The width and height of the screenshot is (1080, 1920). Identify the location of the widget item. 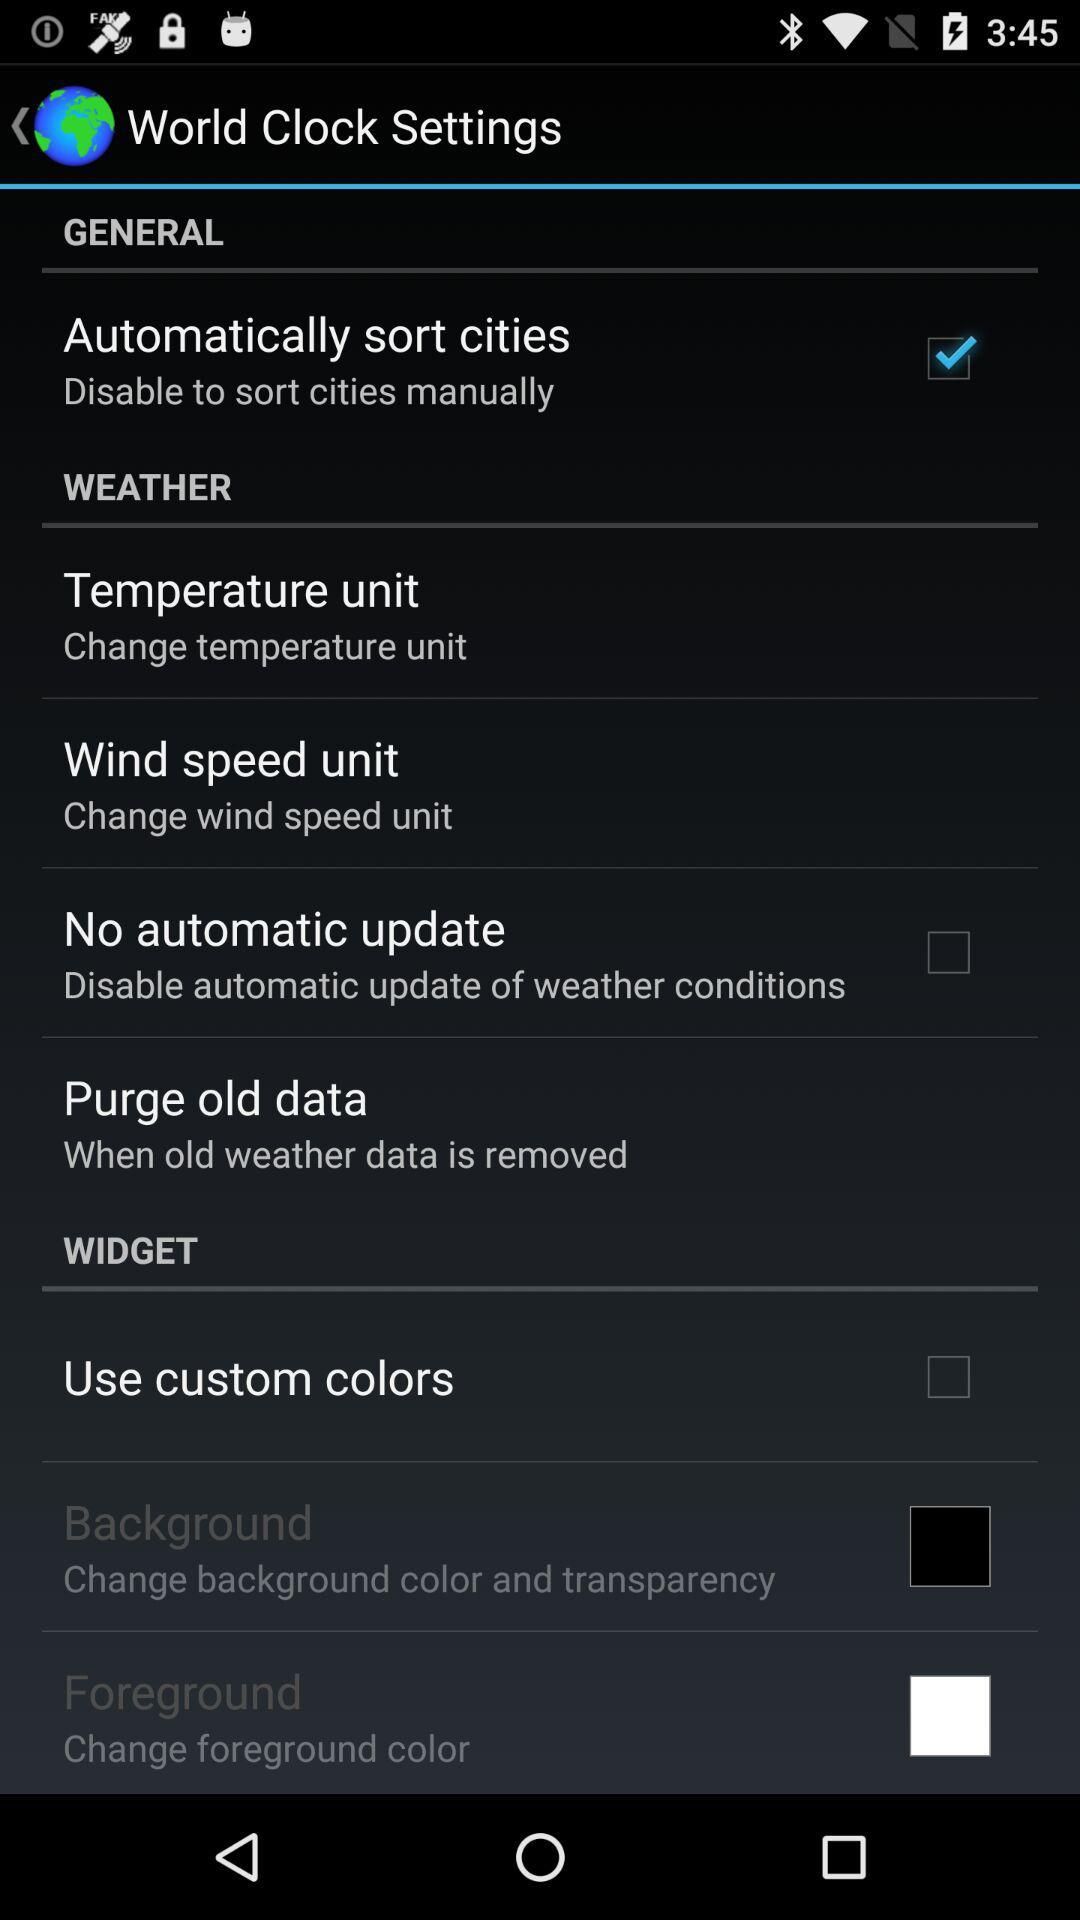
(540, 1248).